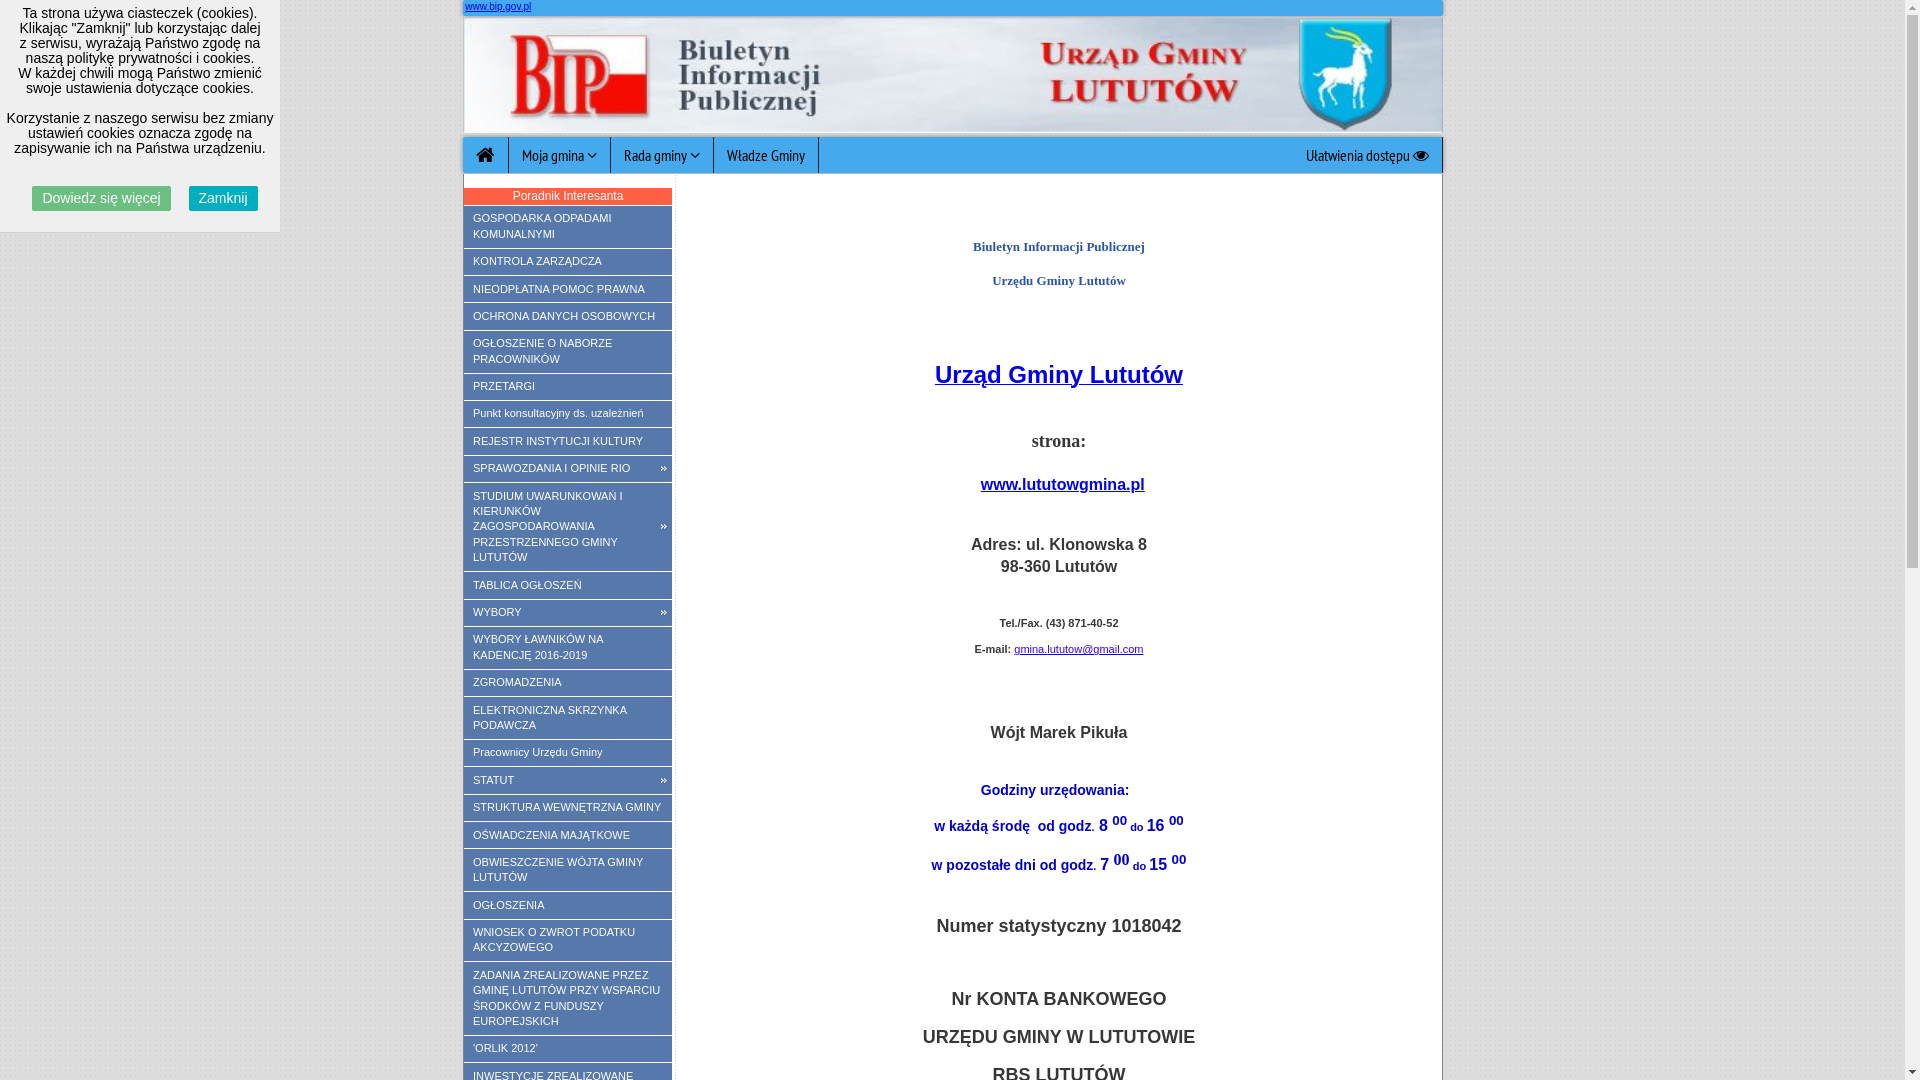  Describe the element at coordinates (566, 612) in the screenshot. I see `'WYBORY'` at that location.